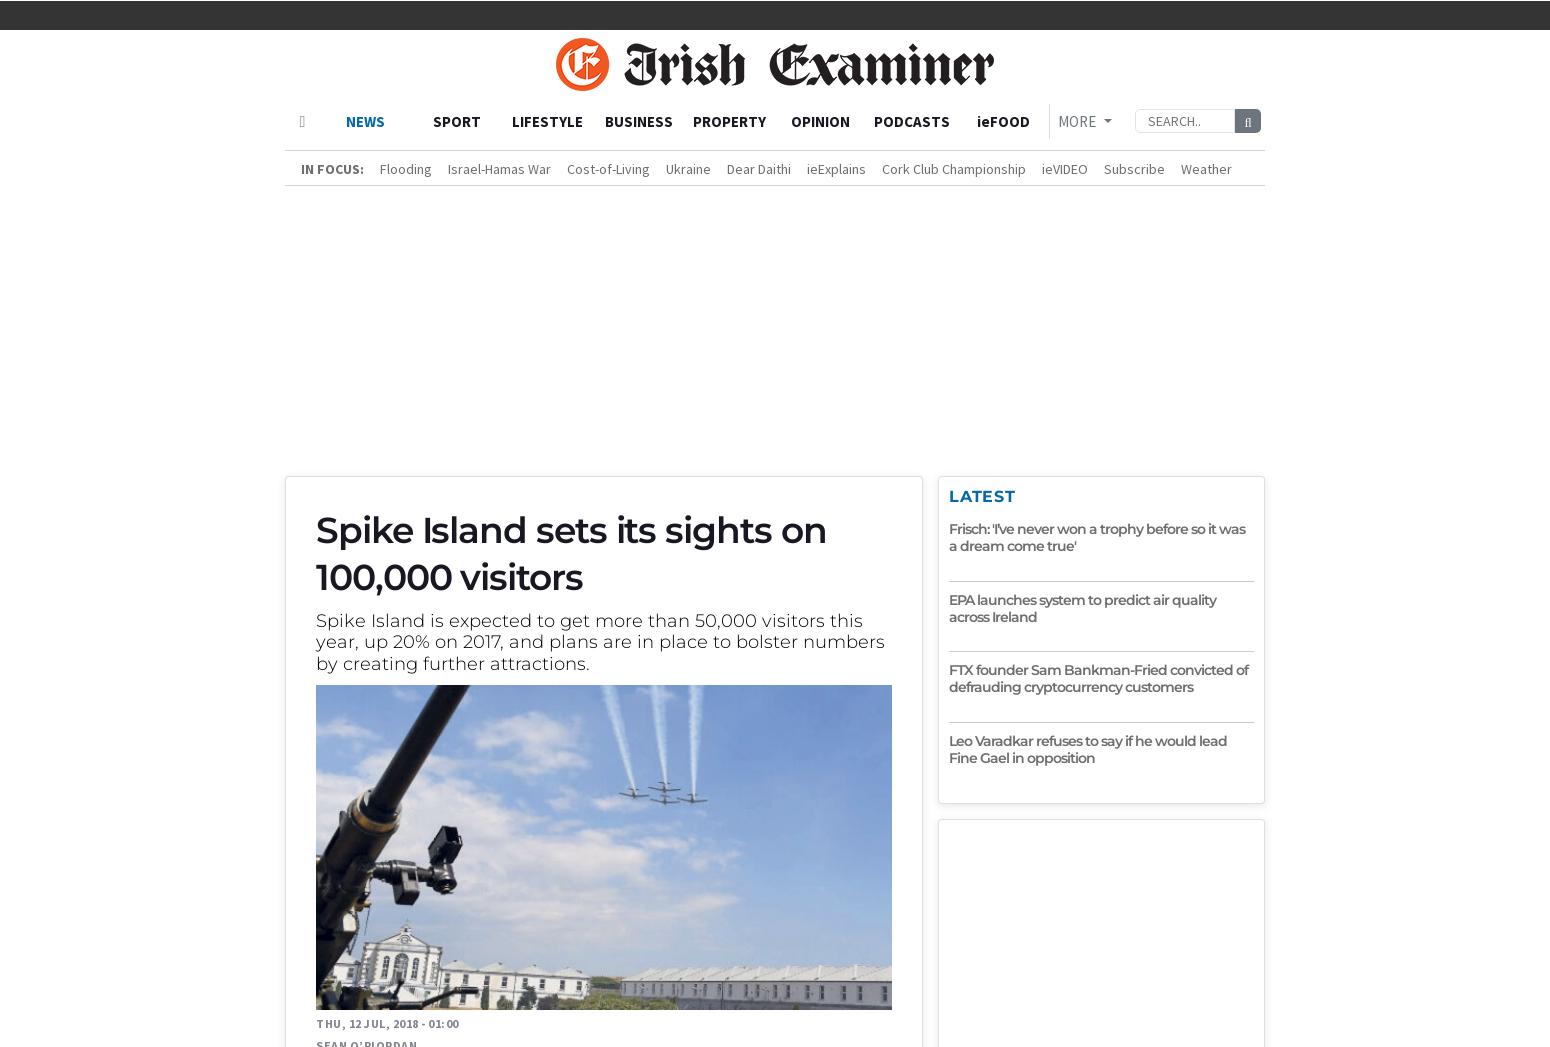  I want to click on 'Ashling Murphy murder trial hits ‘speed bump’ and is delayed until Thursday', so click(604, 849).